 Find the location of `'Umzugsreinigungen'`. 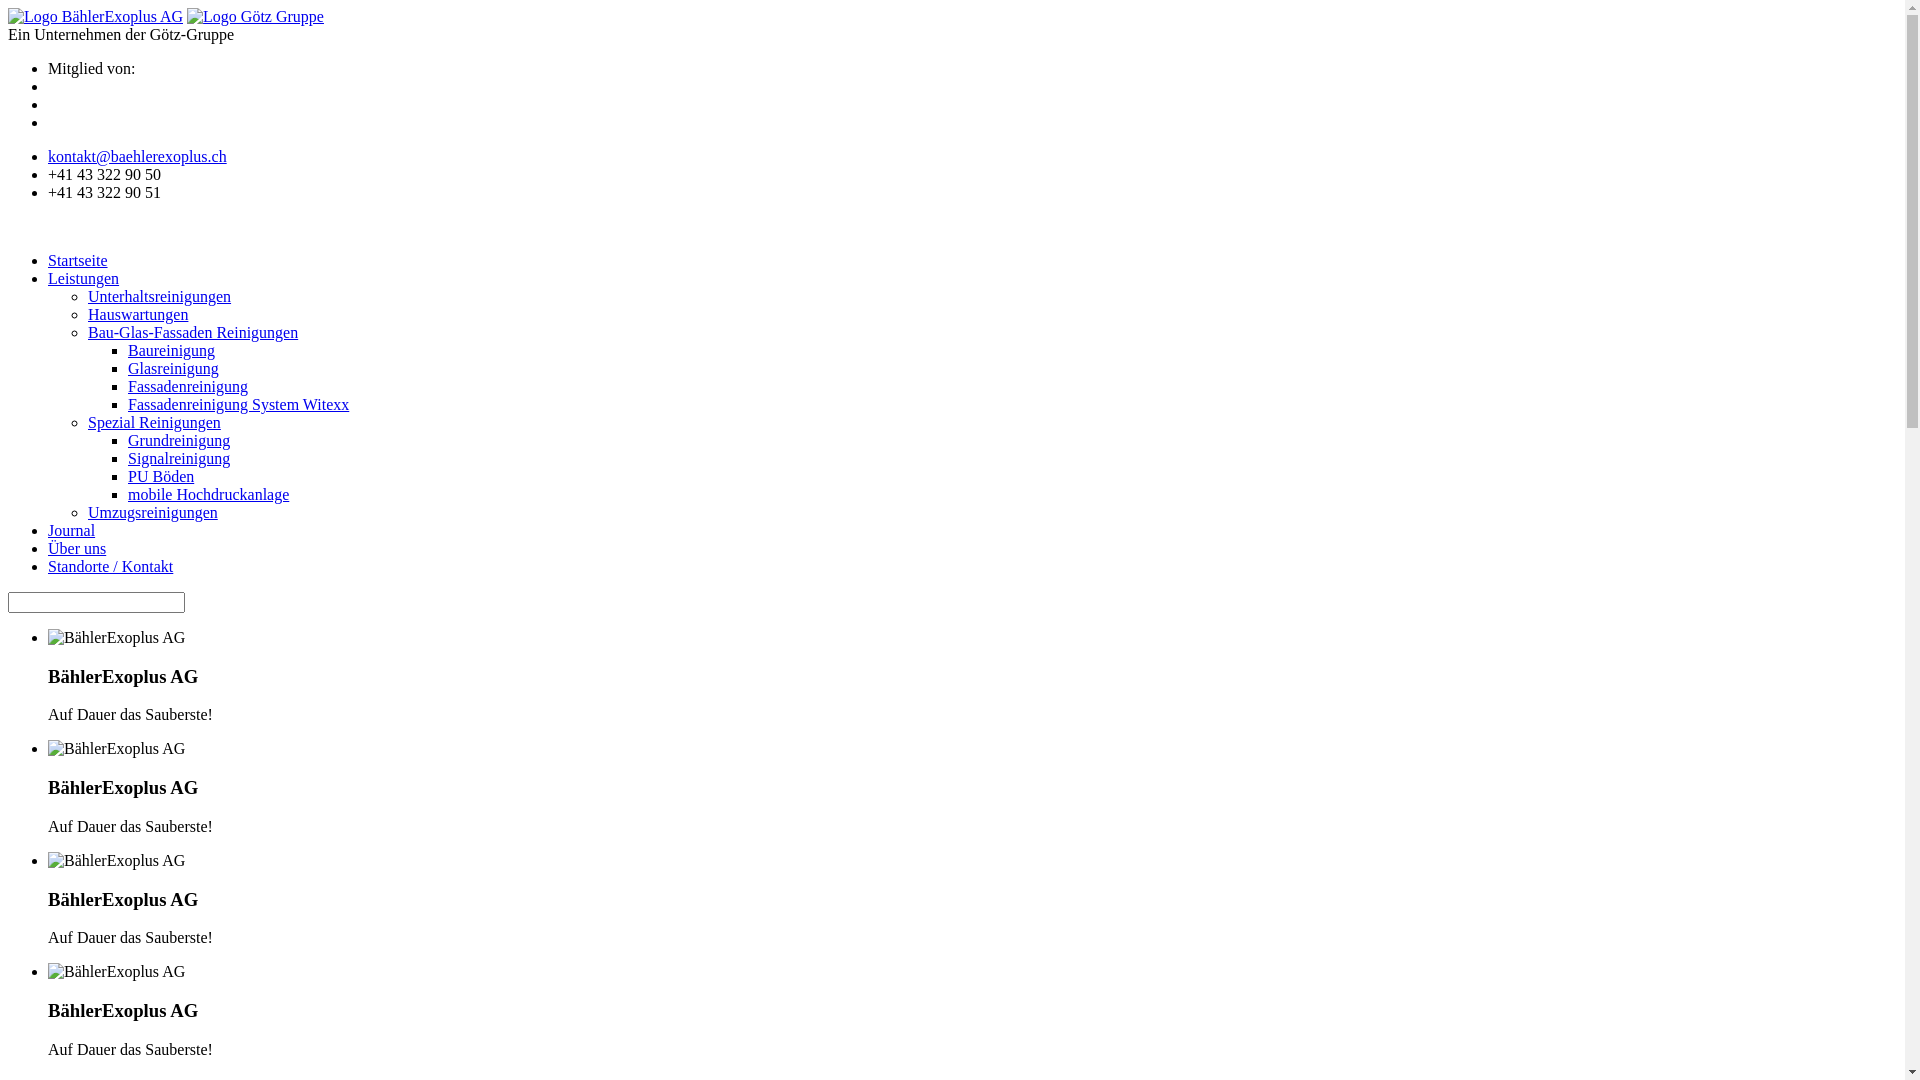

'Umzugsreinigungen' is located at coordinates (152, 511).